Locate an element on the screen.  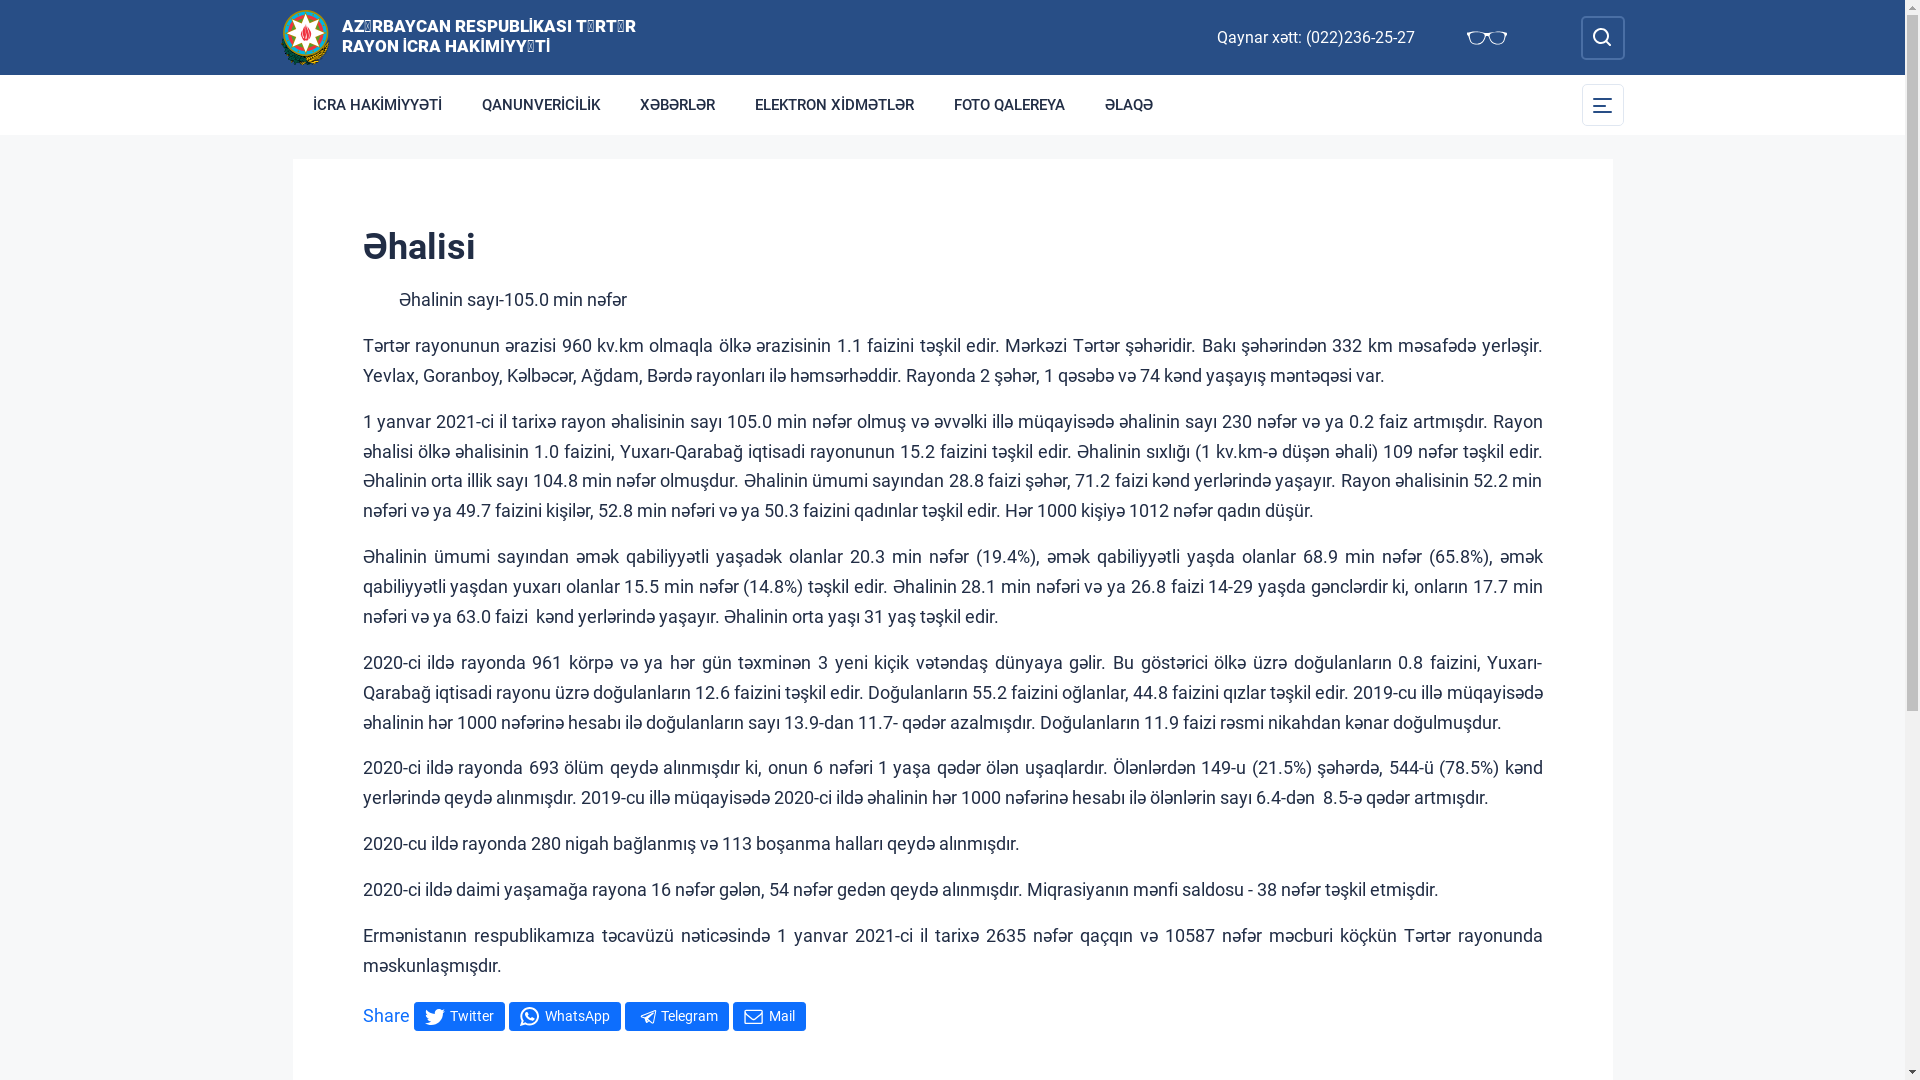
'FOTO QALEREYA' is located at coordinates (1009, 104).